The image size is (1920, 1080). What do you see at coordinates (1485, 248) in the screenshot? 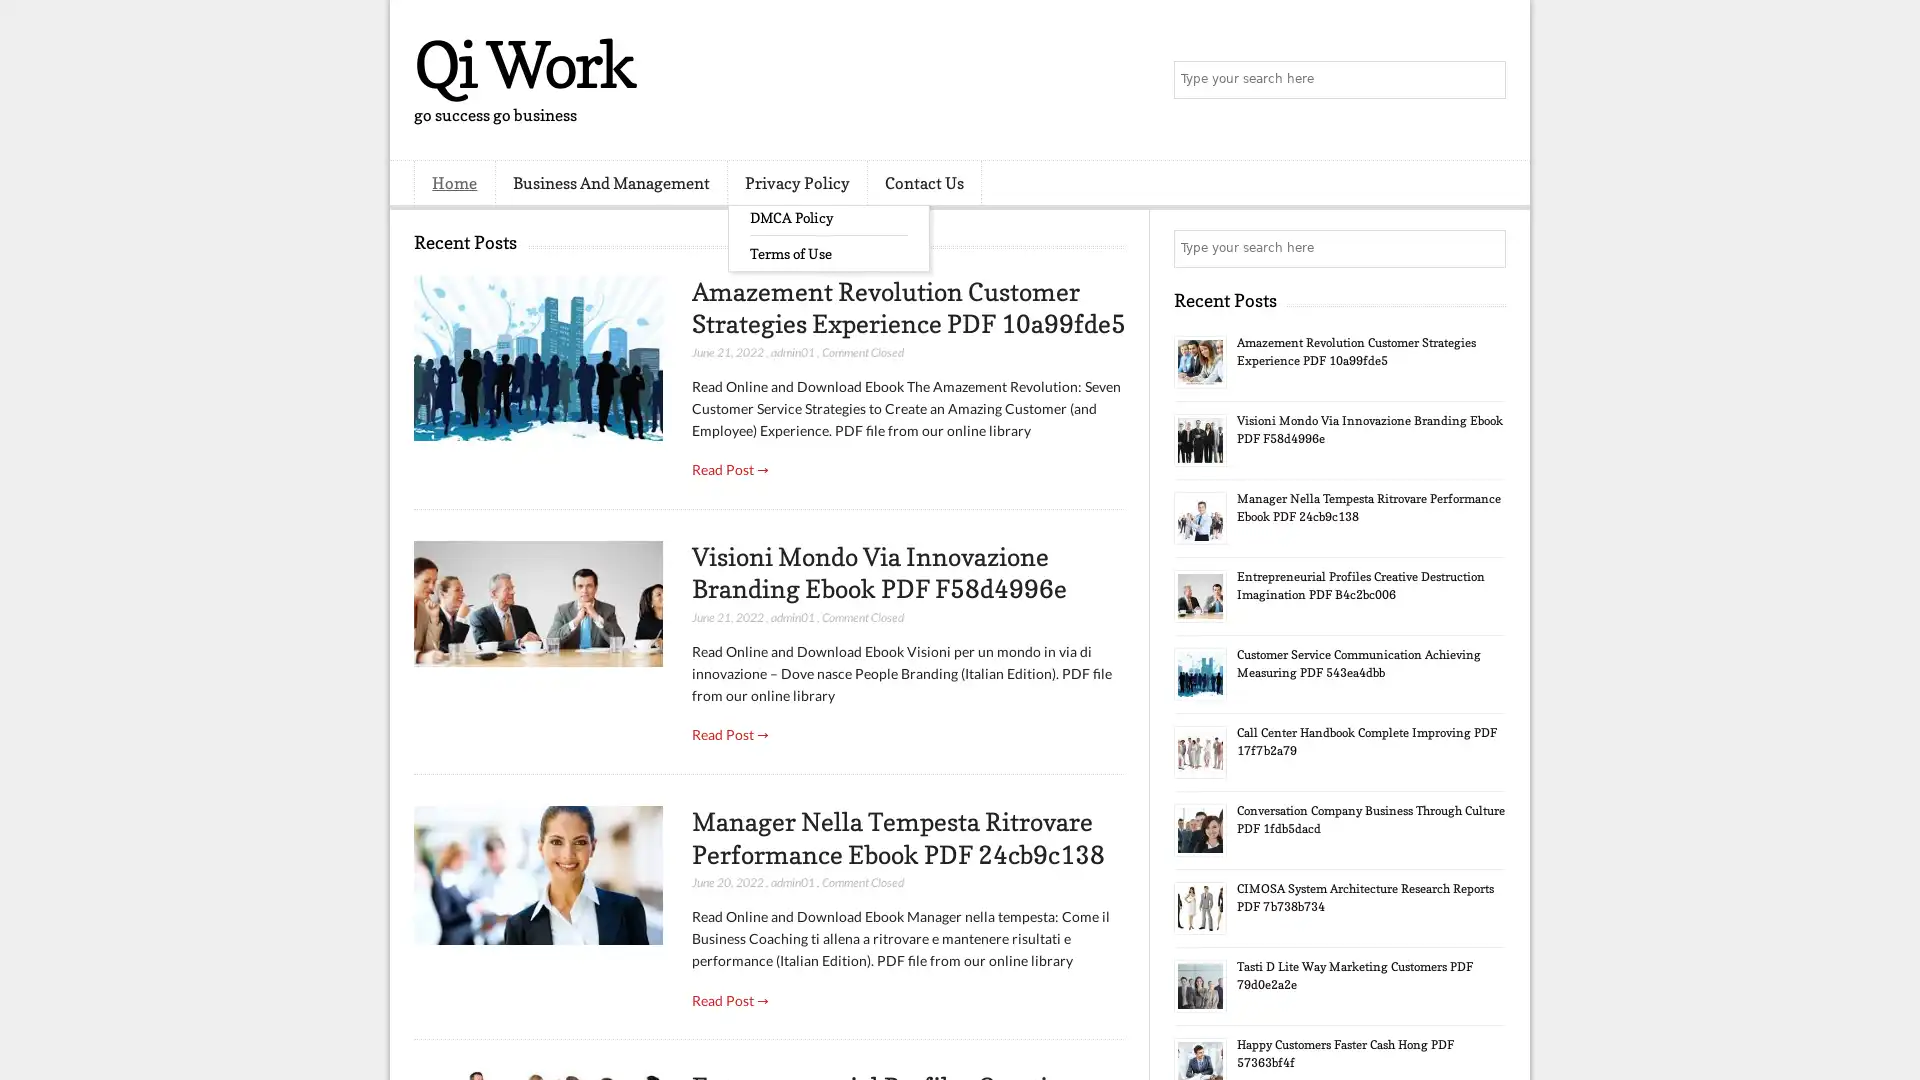
I see `Search` at bounding box center [1485, 248].